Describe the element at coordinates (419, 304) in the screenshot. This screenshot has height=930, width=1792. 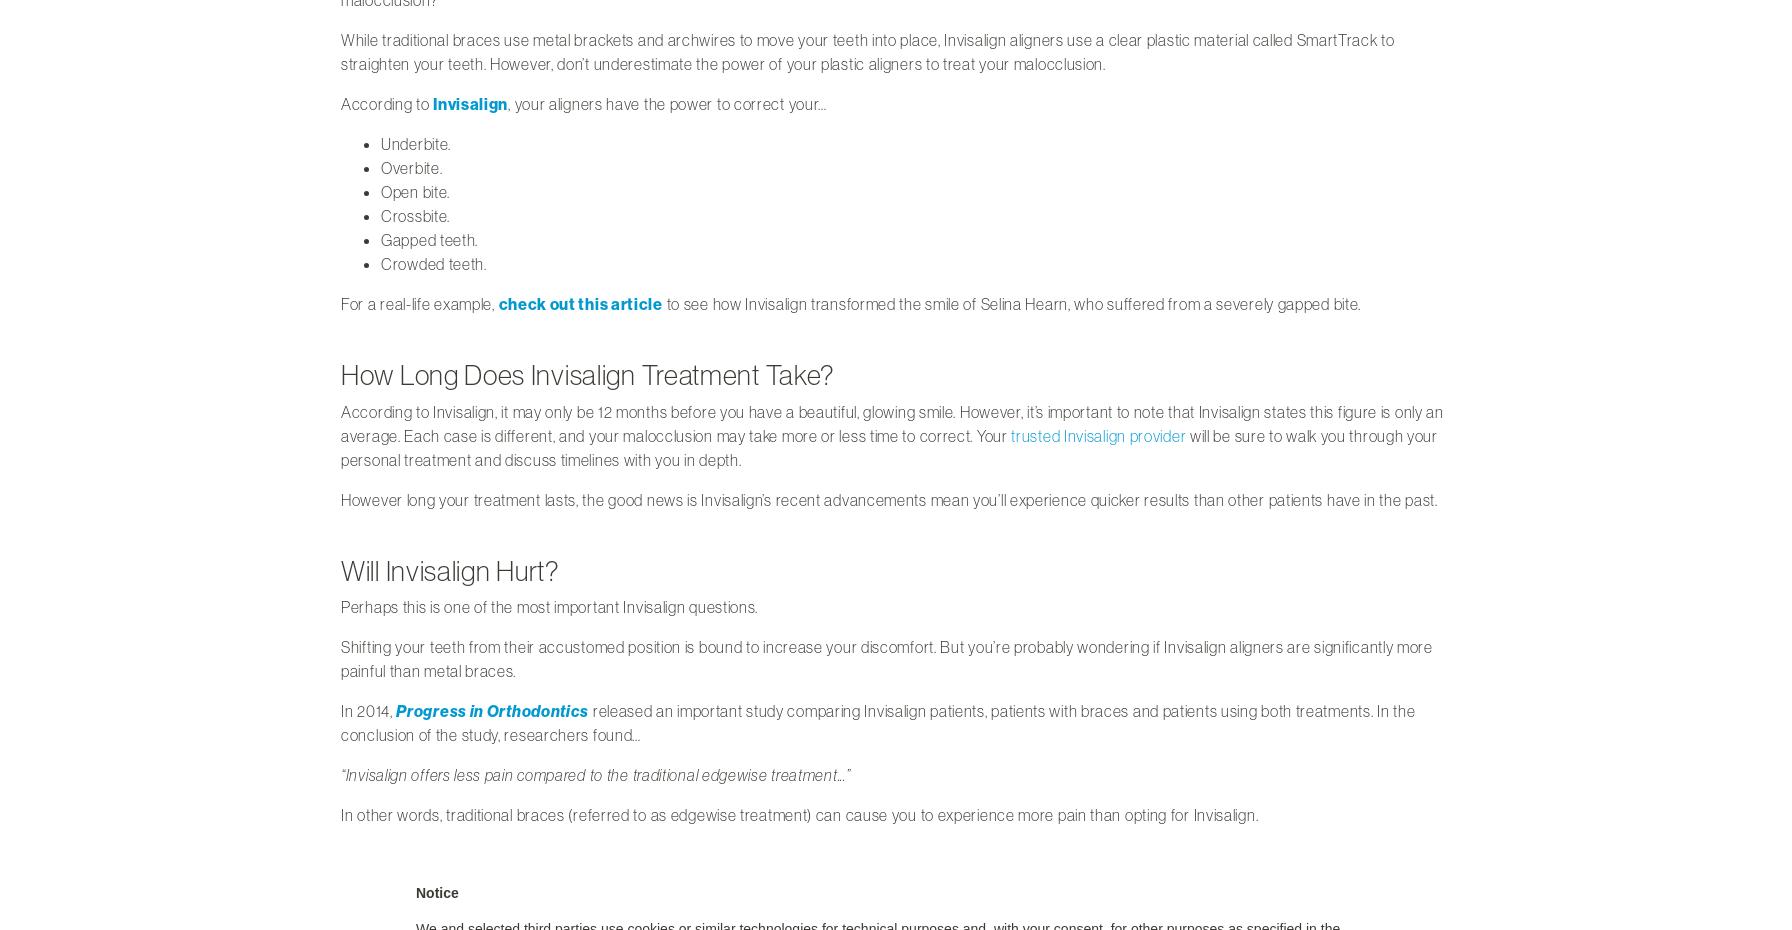
I see `'For a real-life example,'` at that location.